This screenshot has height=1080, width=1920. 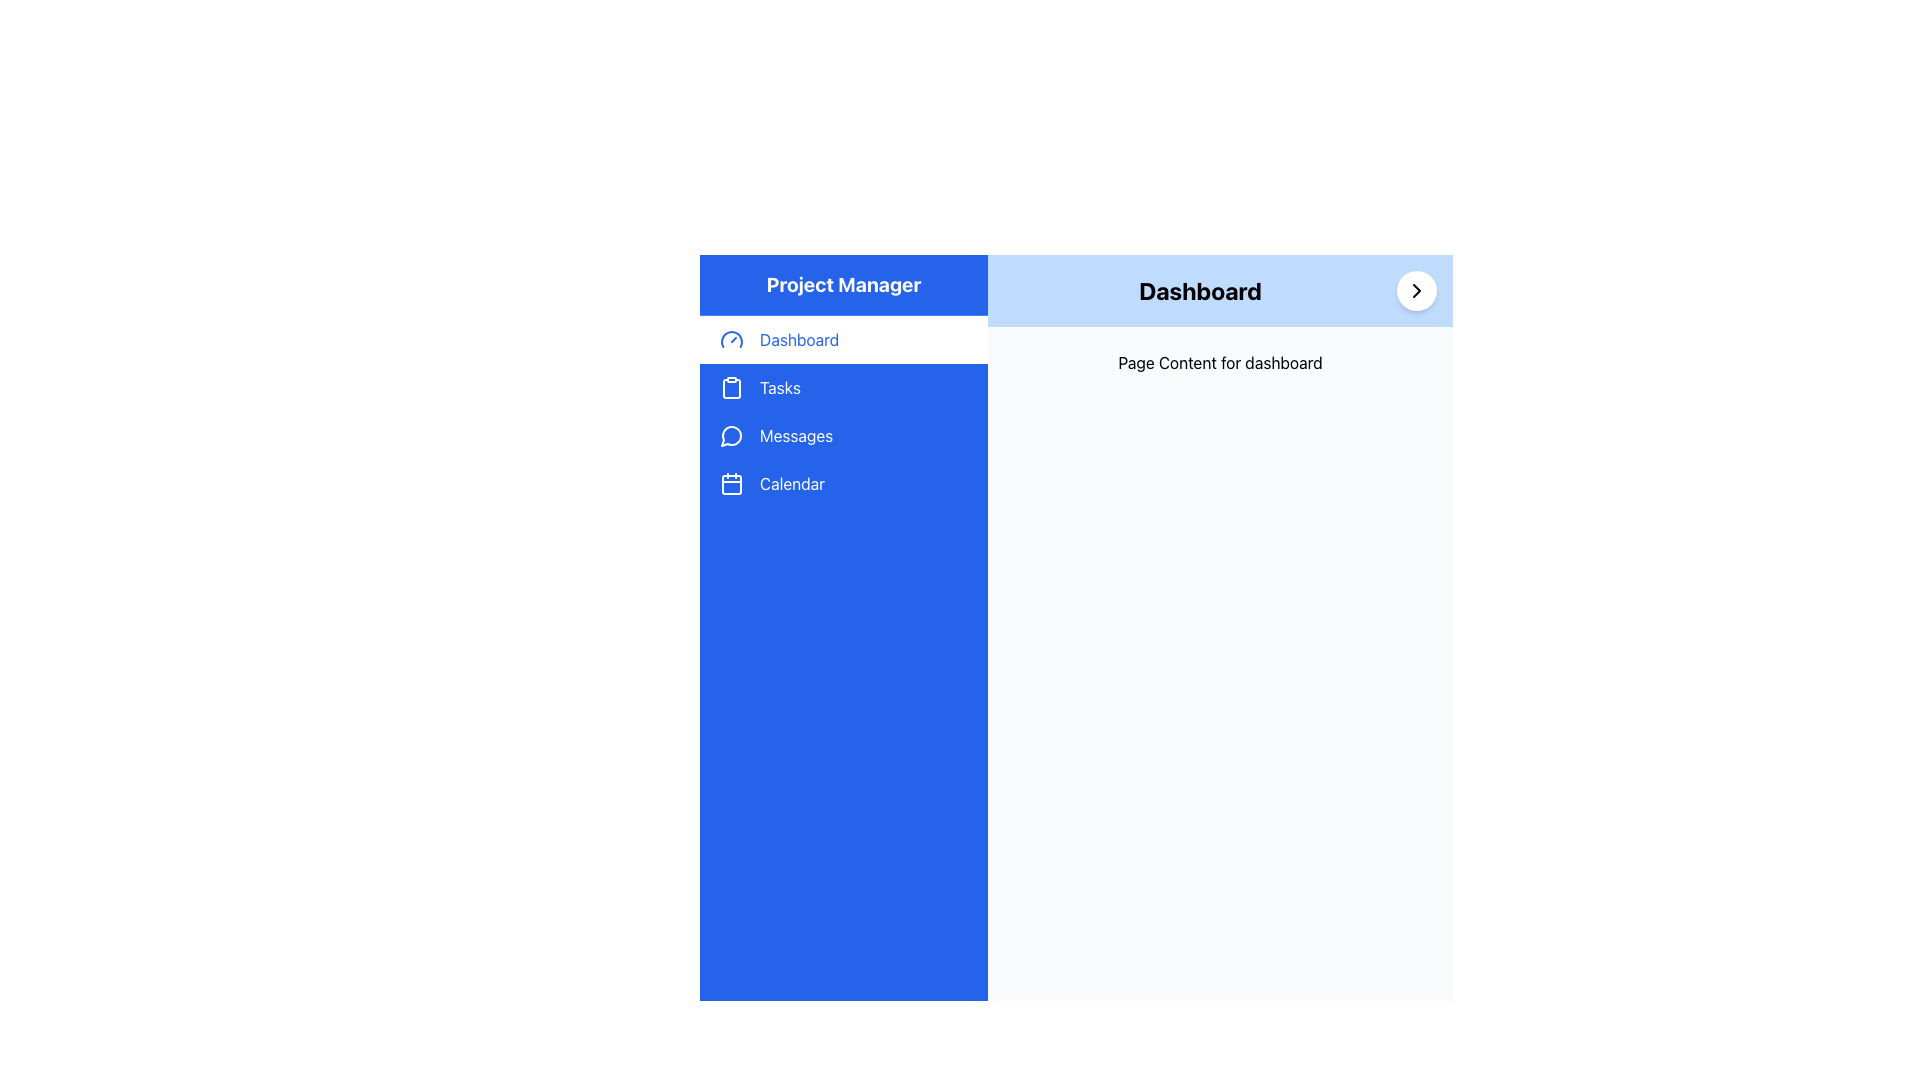 I want to click on the 'Dashboard' icon in the vertical sidebar, so click(x=730, y=338).